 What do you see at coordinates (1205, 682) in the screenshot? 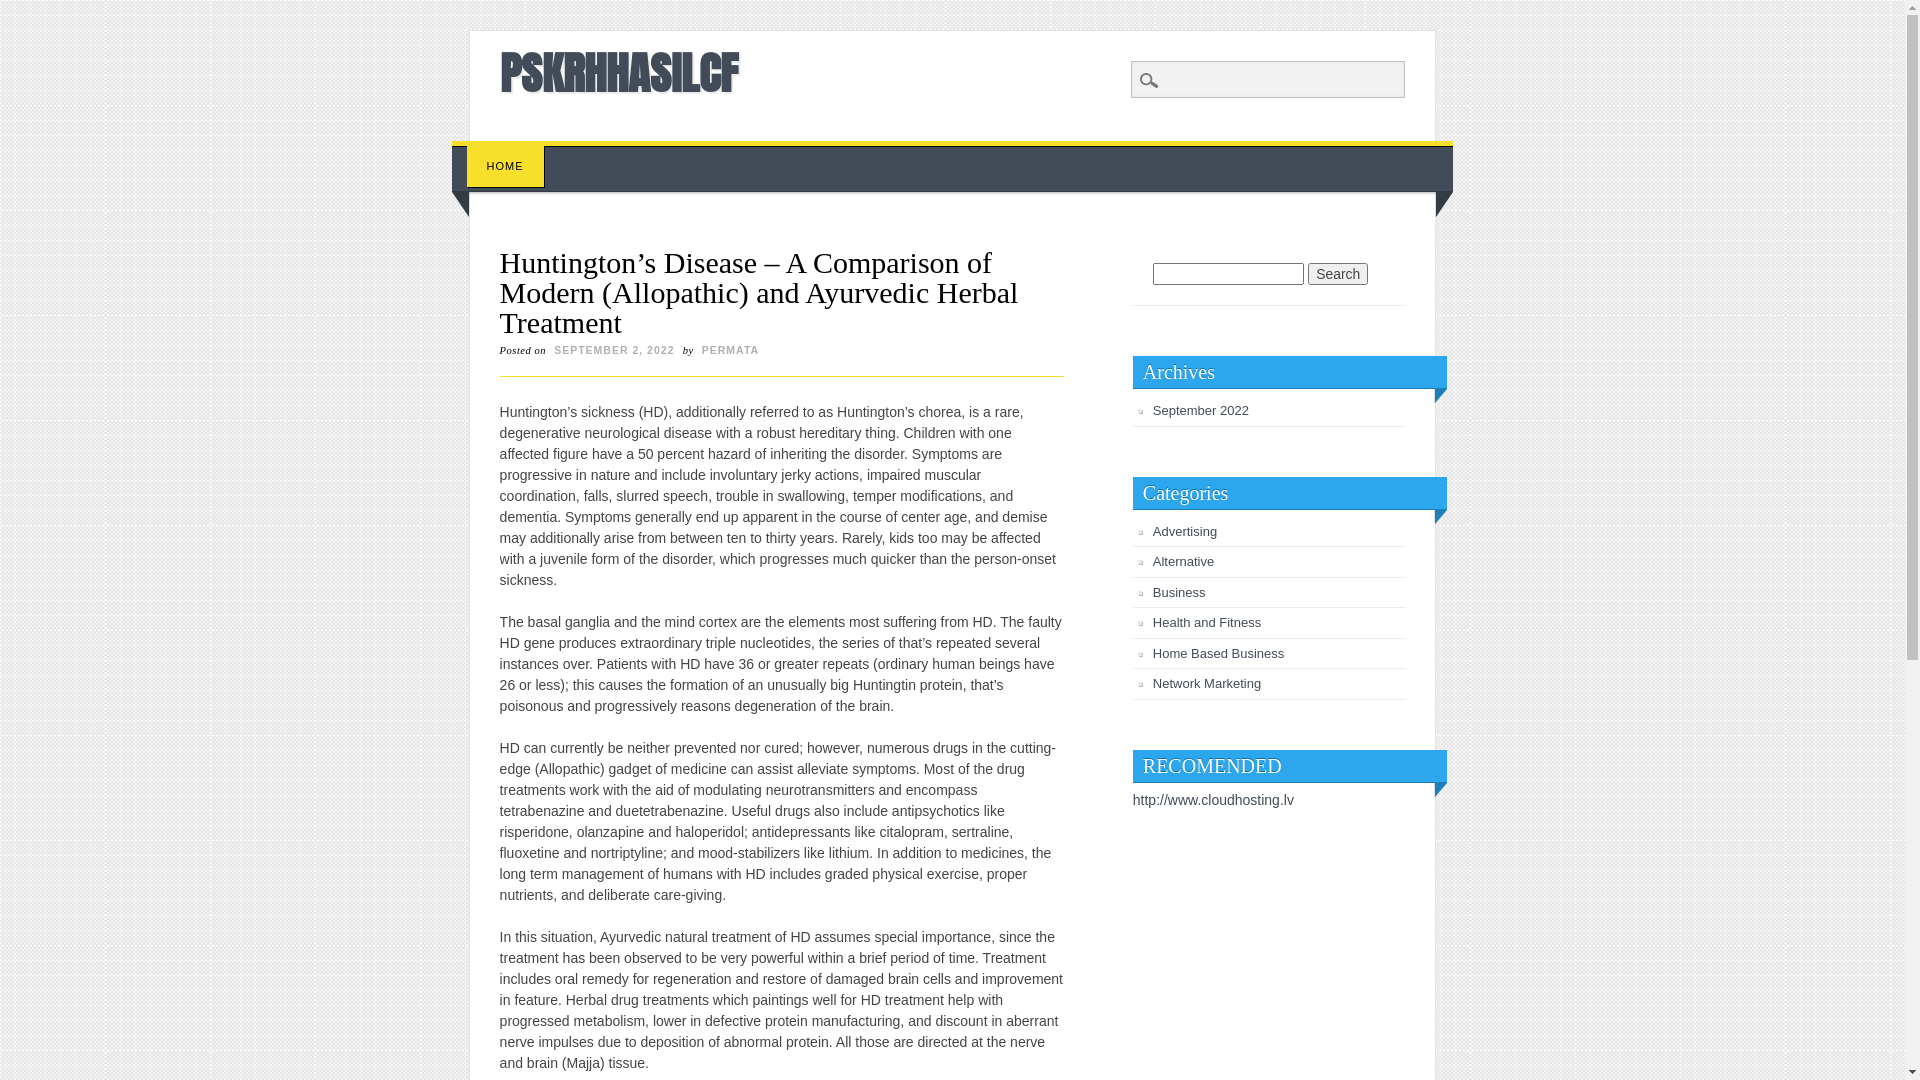
I see `'Network Marketing'` at bounding box center [1205, 682].